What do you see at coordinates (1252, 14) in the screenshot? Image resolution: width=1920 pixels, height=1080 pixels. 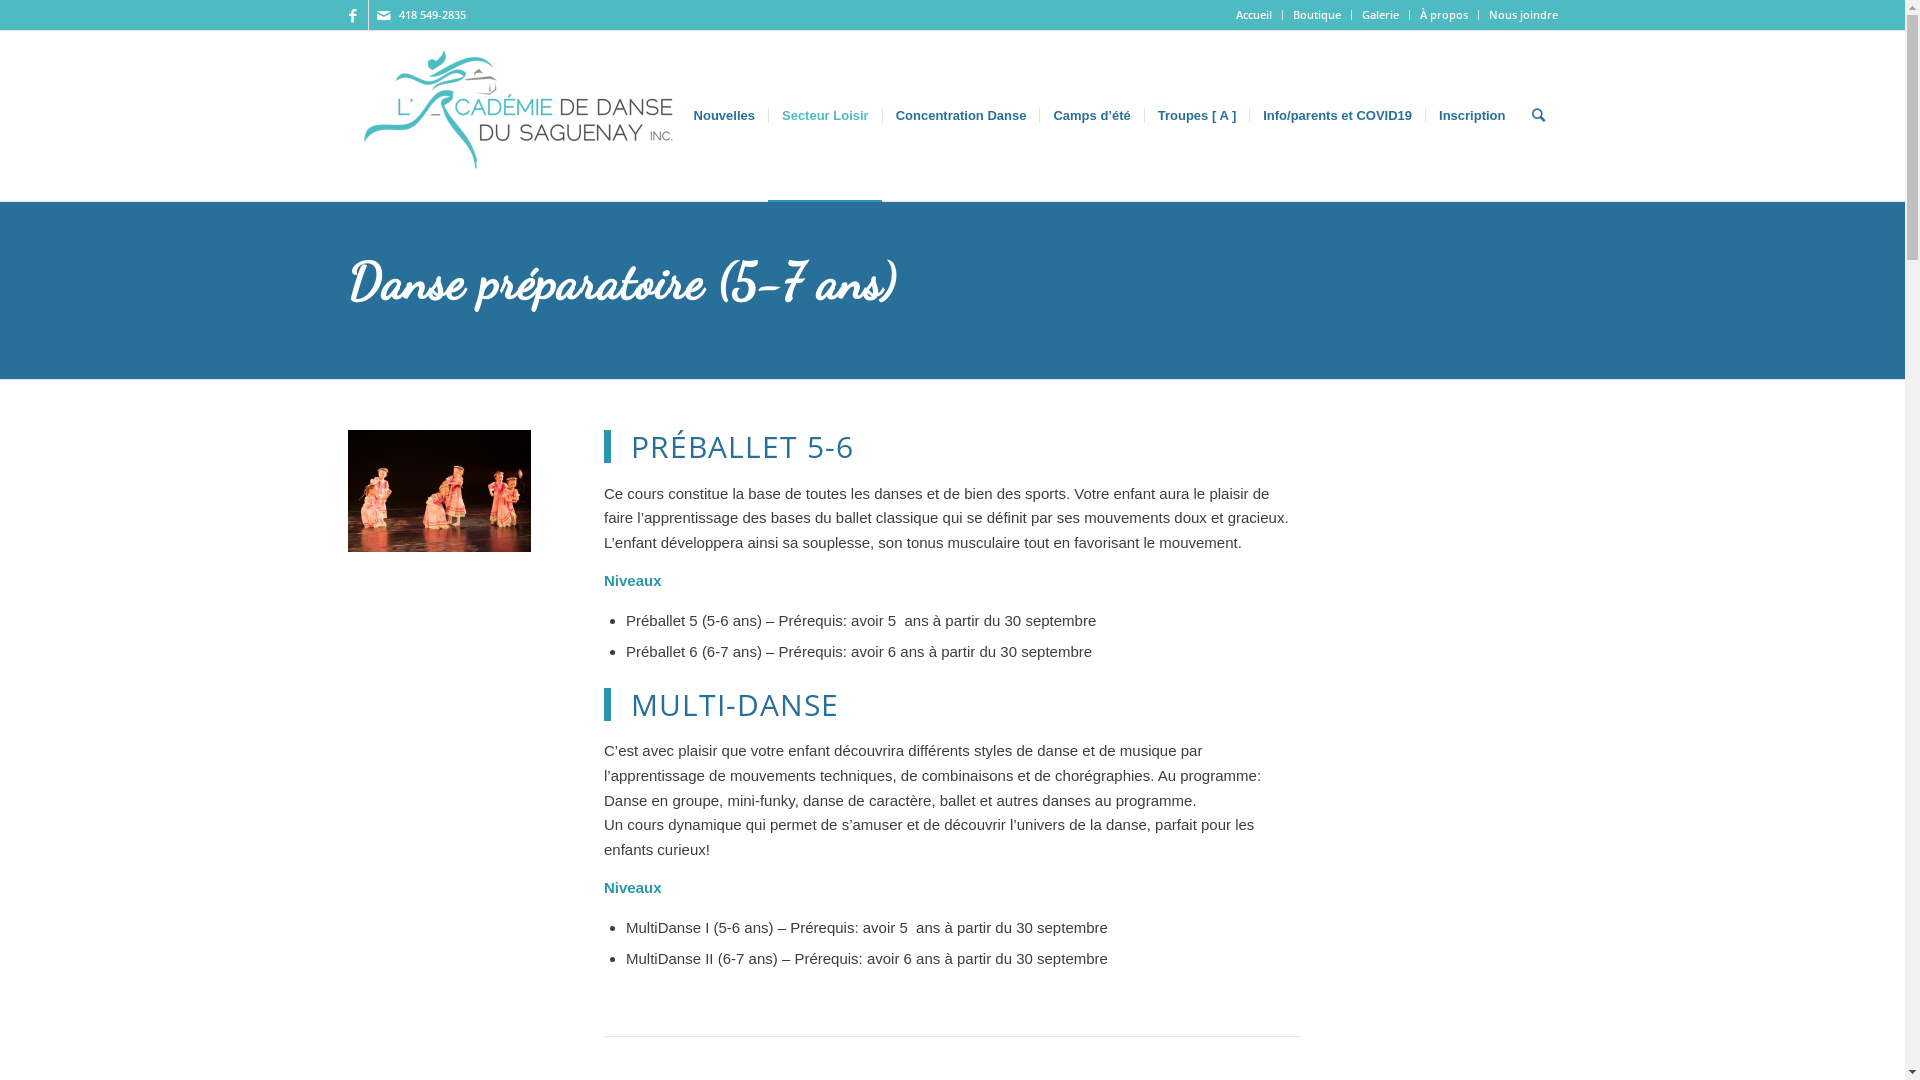 I see `'Accueil'` at bounding box center [1252, 14].